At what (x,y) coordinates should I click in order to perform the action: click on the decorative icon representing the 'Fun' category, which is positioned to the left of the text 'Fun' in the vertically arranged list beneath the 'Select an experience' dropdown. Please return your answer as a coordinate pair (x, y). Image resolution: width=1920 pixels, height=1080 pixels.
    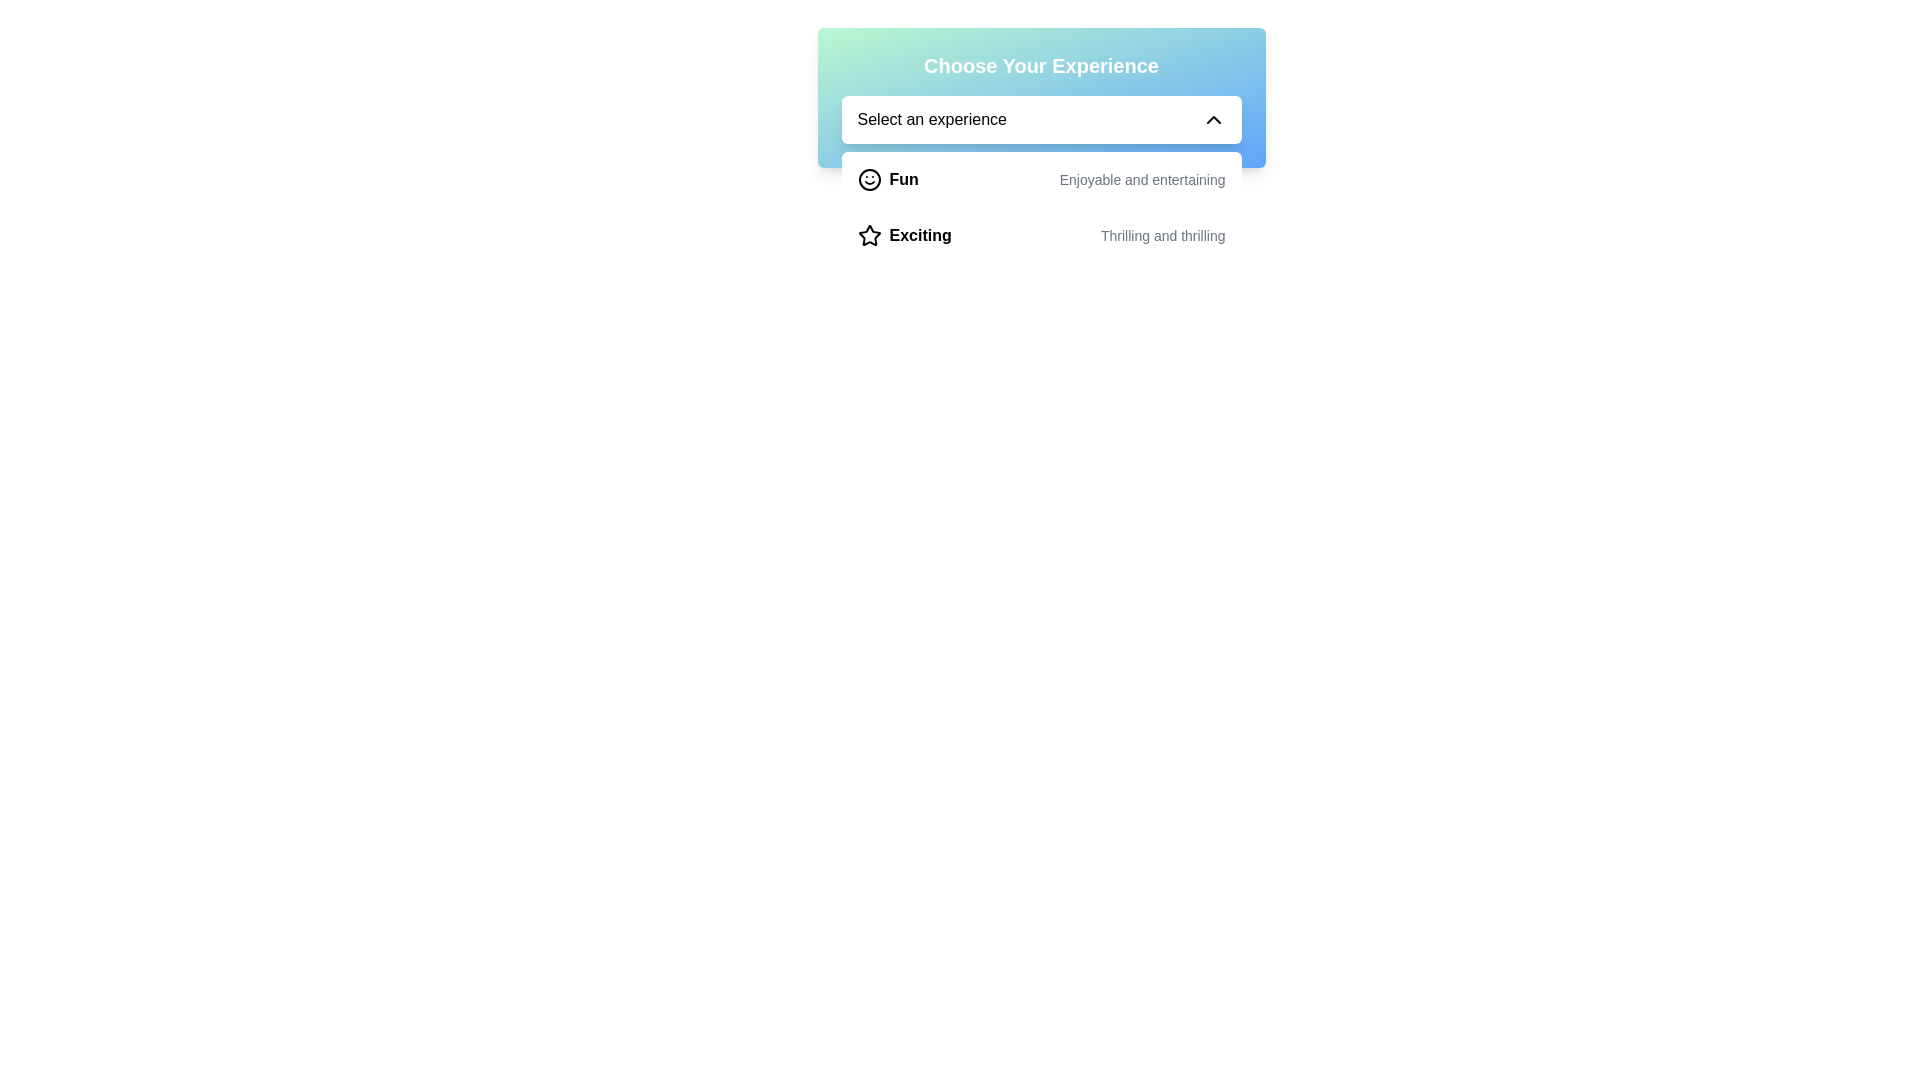
    Looking at the image, I should click on (869, 180).